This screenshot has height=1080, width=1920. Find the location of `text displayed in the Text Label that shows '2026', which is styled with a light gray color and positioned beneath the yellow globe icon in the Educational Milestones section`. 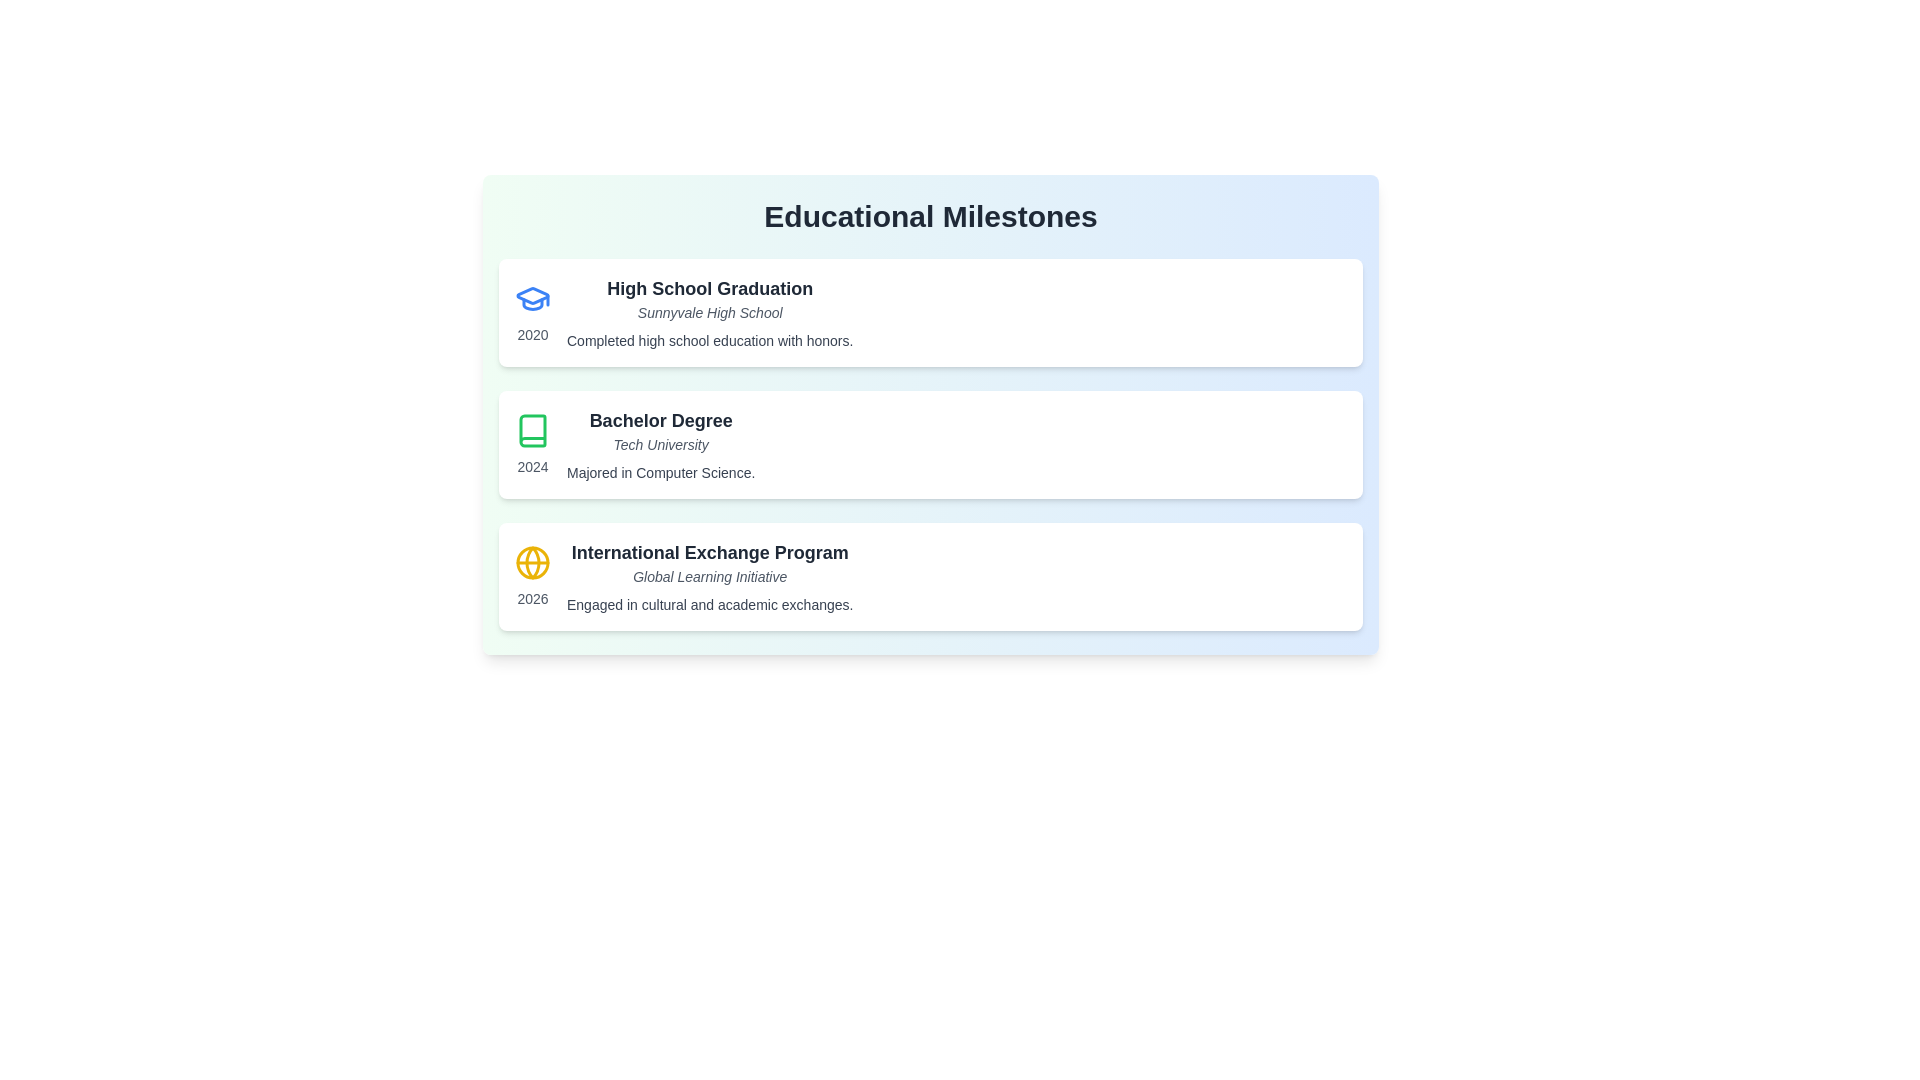

text displayed in the Text Label that shows '2026', which is styled with a light gray color and positioned beneath the yellow globe icon in the Educational Milestones section is located at coordinates (532, 597).